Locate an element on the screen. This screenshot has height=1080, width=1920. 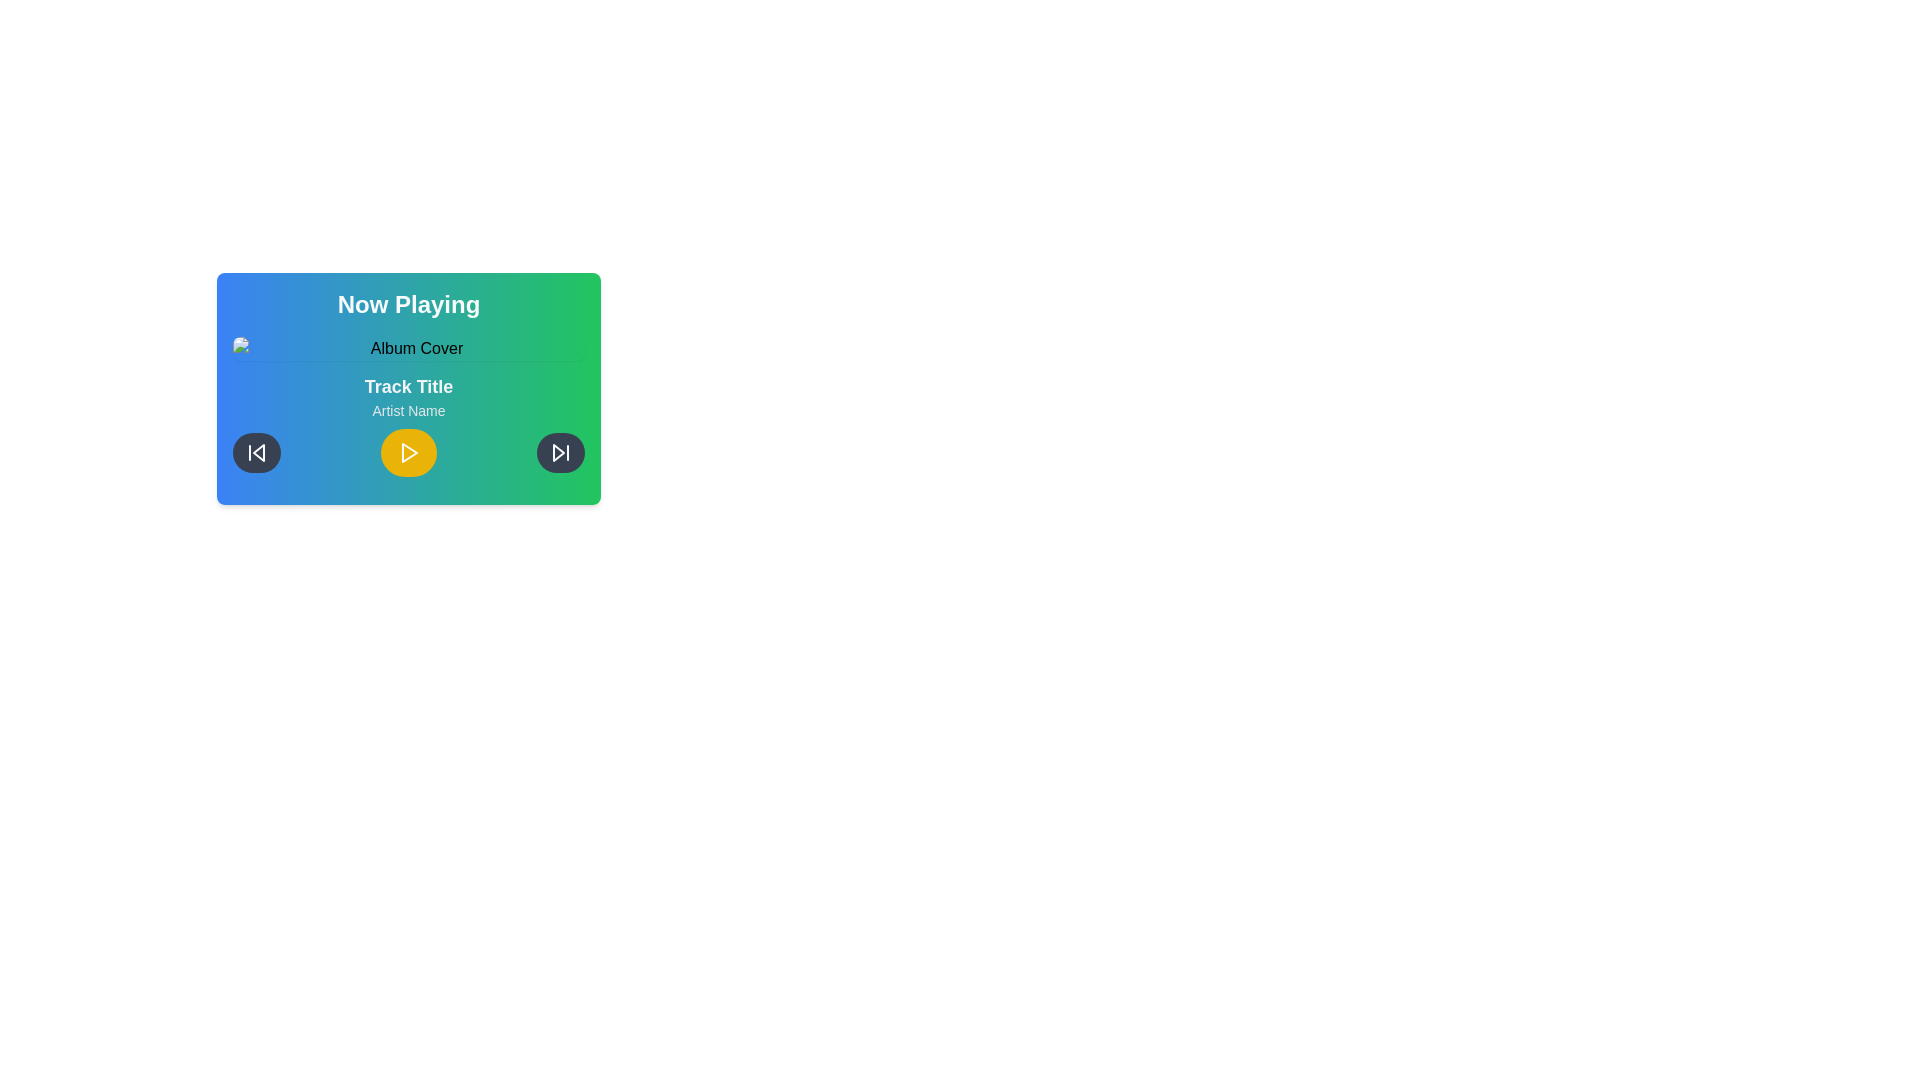
the forward-skip button icon, which is a triangle pointing to the right followed by a vertical line, located at the bottom-right corner of the media player interface is located at coordinates (560, 452).